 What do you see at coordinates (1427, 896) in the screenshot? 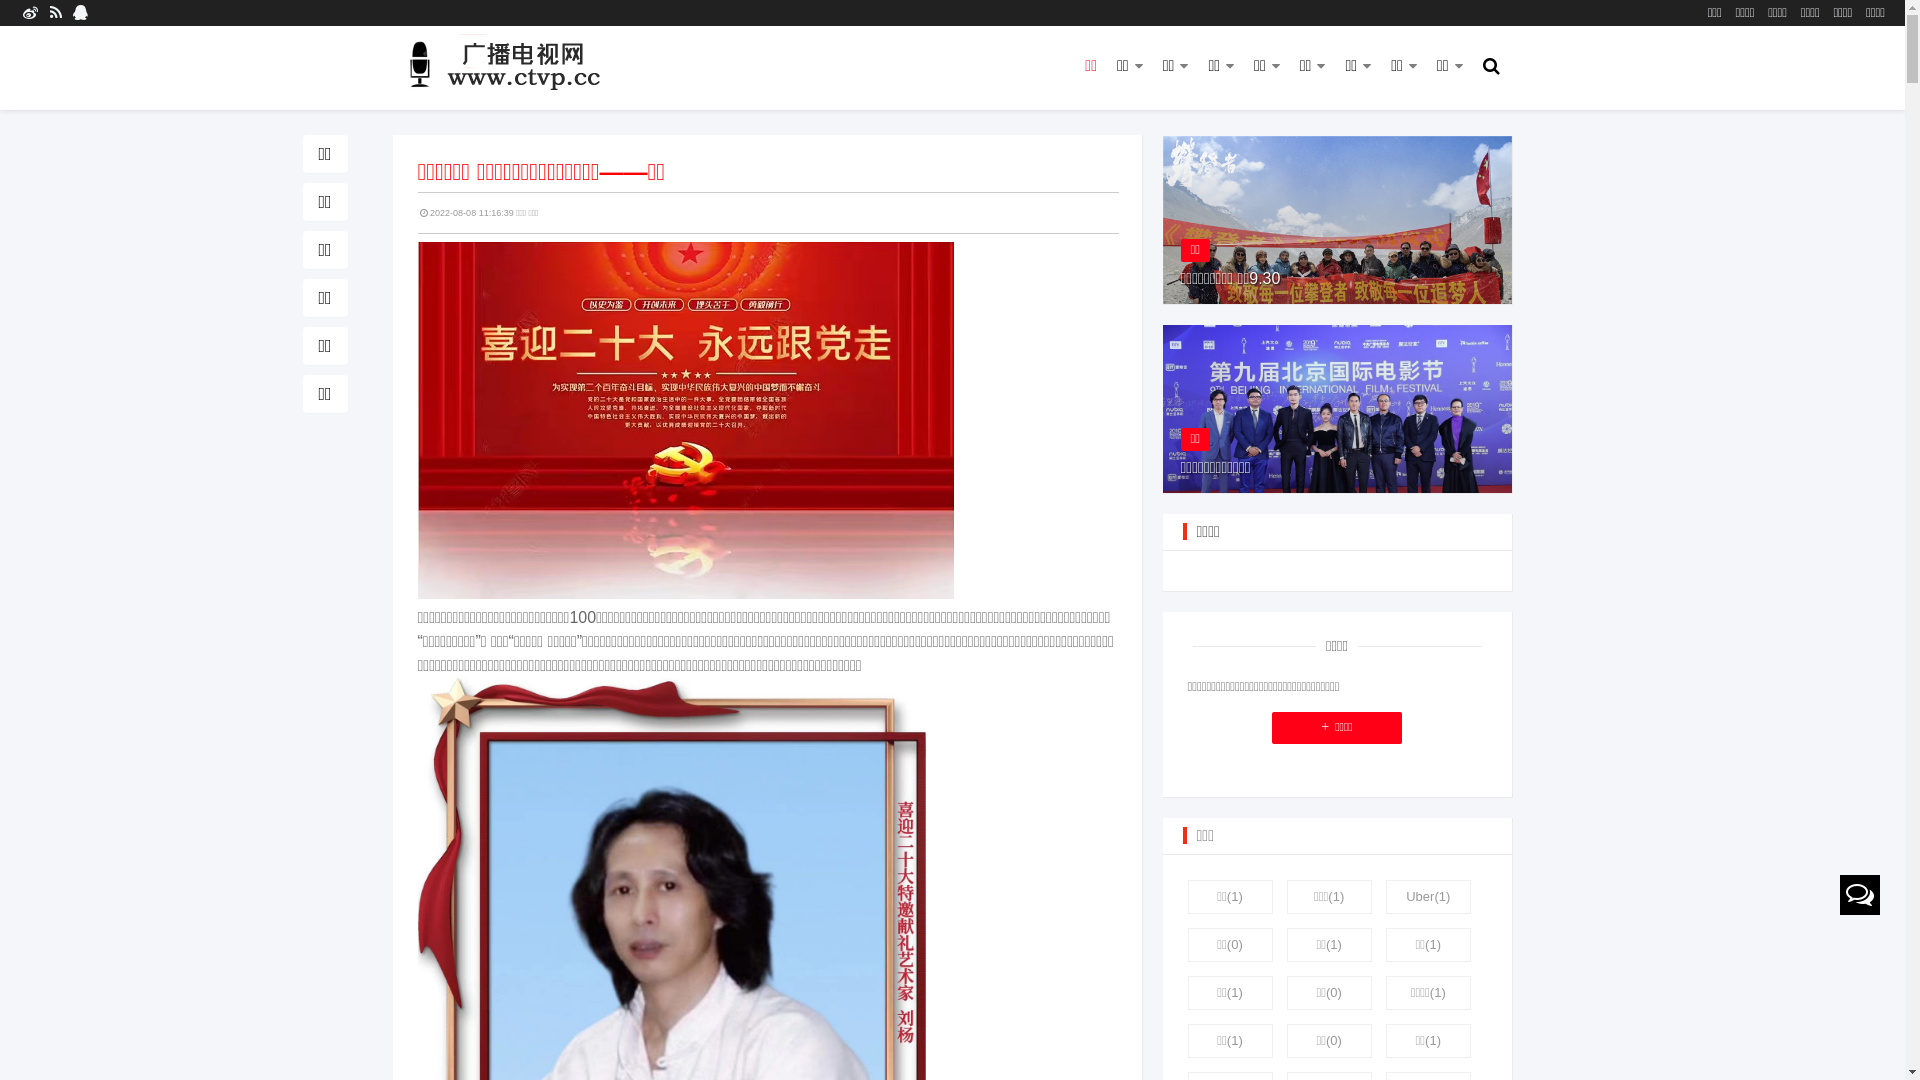
I see `'Uber(1)'` at bounding box center [1427, 896].